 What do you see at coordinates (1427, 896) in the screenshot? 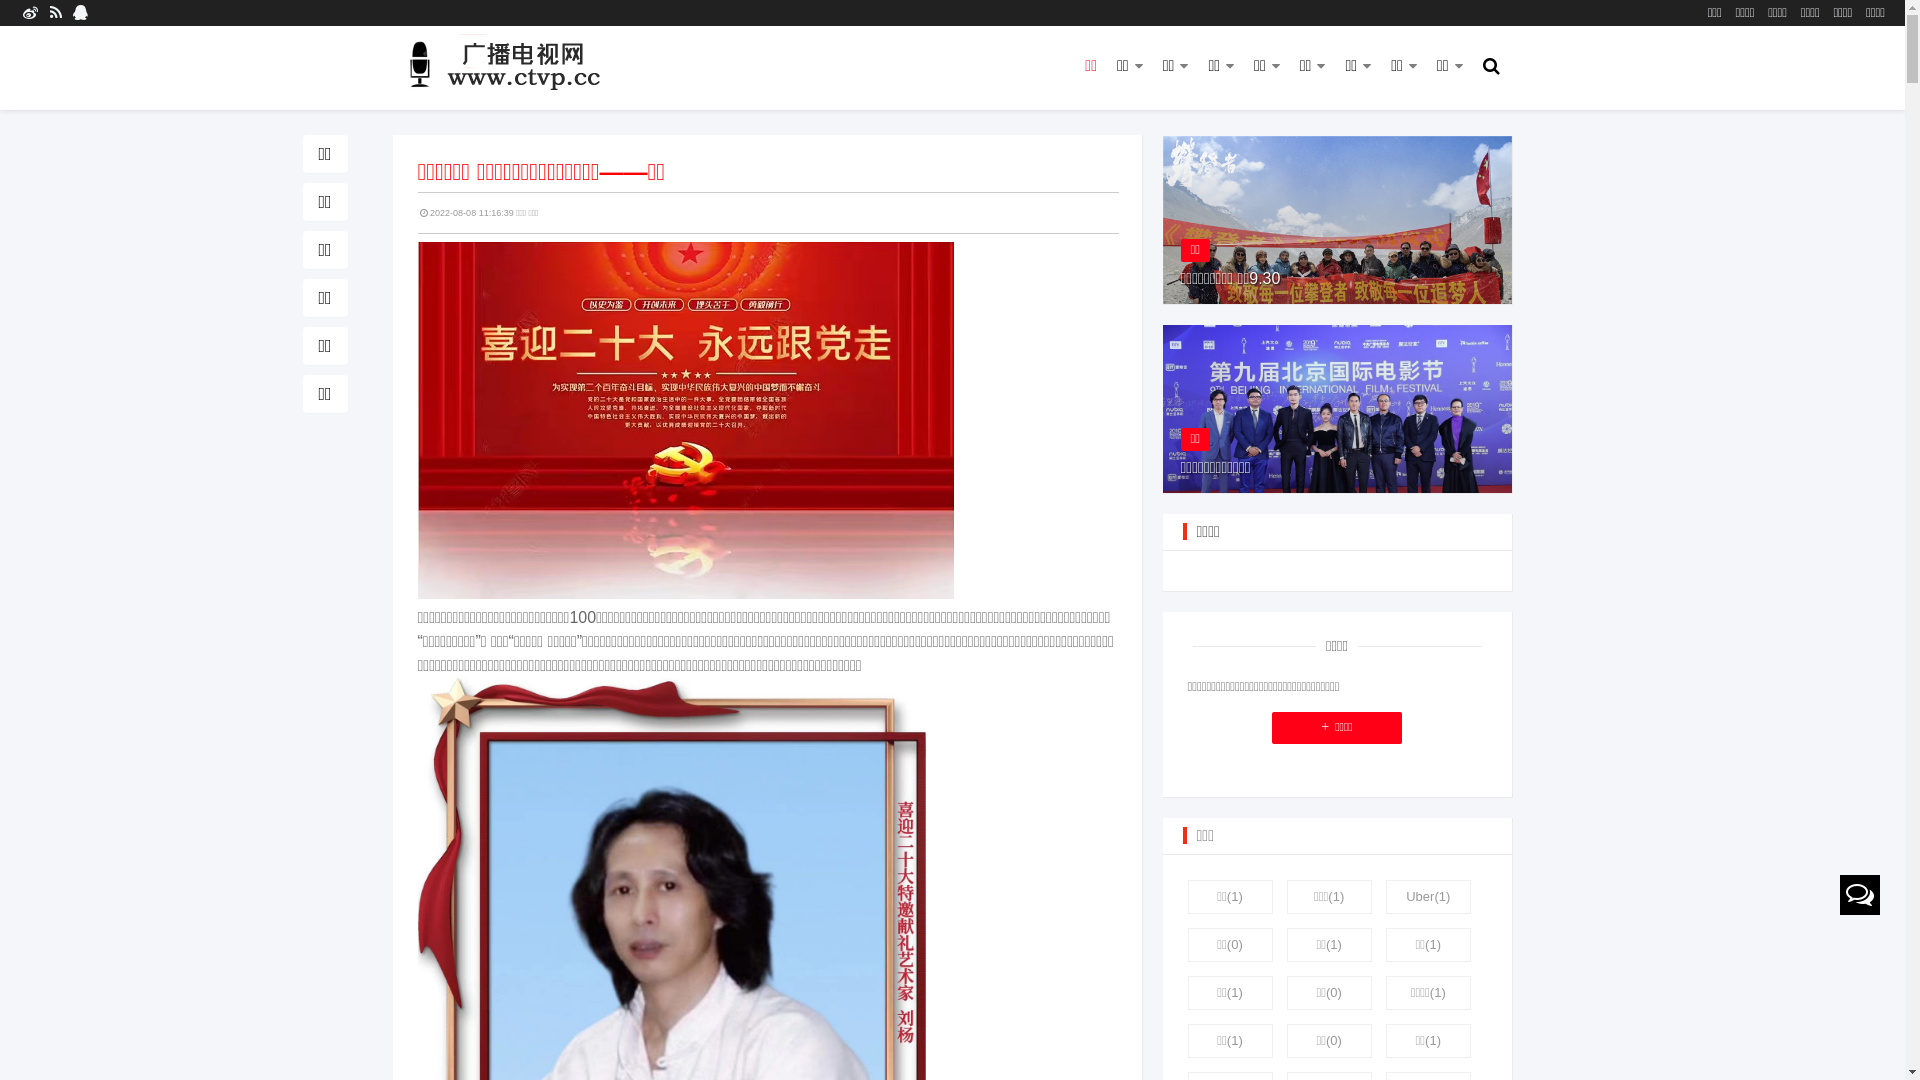
I see `'Uber(1)'` at bounding box center [1427, 896].